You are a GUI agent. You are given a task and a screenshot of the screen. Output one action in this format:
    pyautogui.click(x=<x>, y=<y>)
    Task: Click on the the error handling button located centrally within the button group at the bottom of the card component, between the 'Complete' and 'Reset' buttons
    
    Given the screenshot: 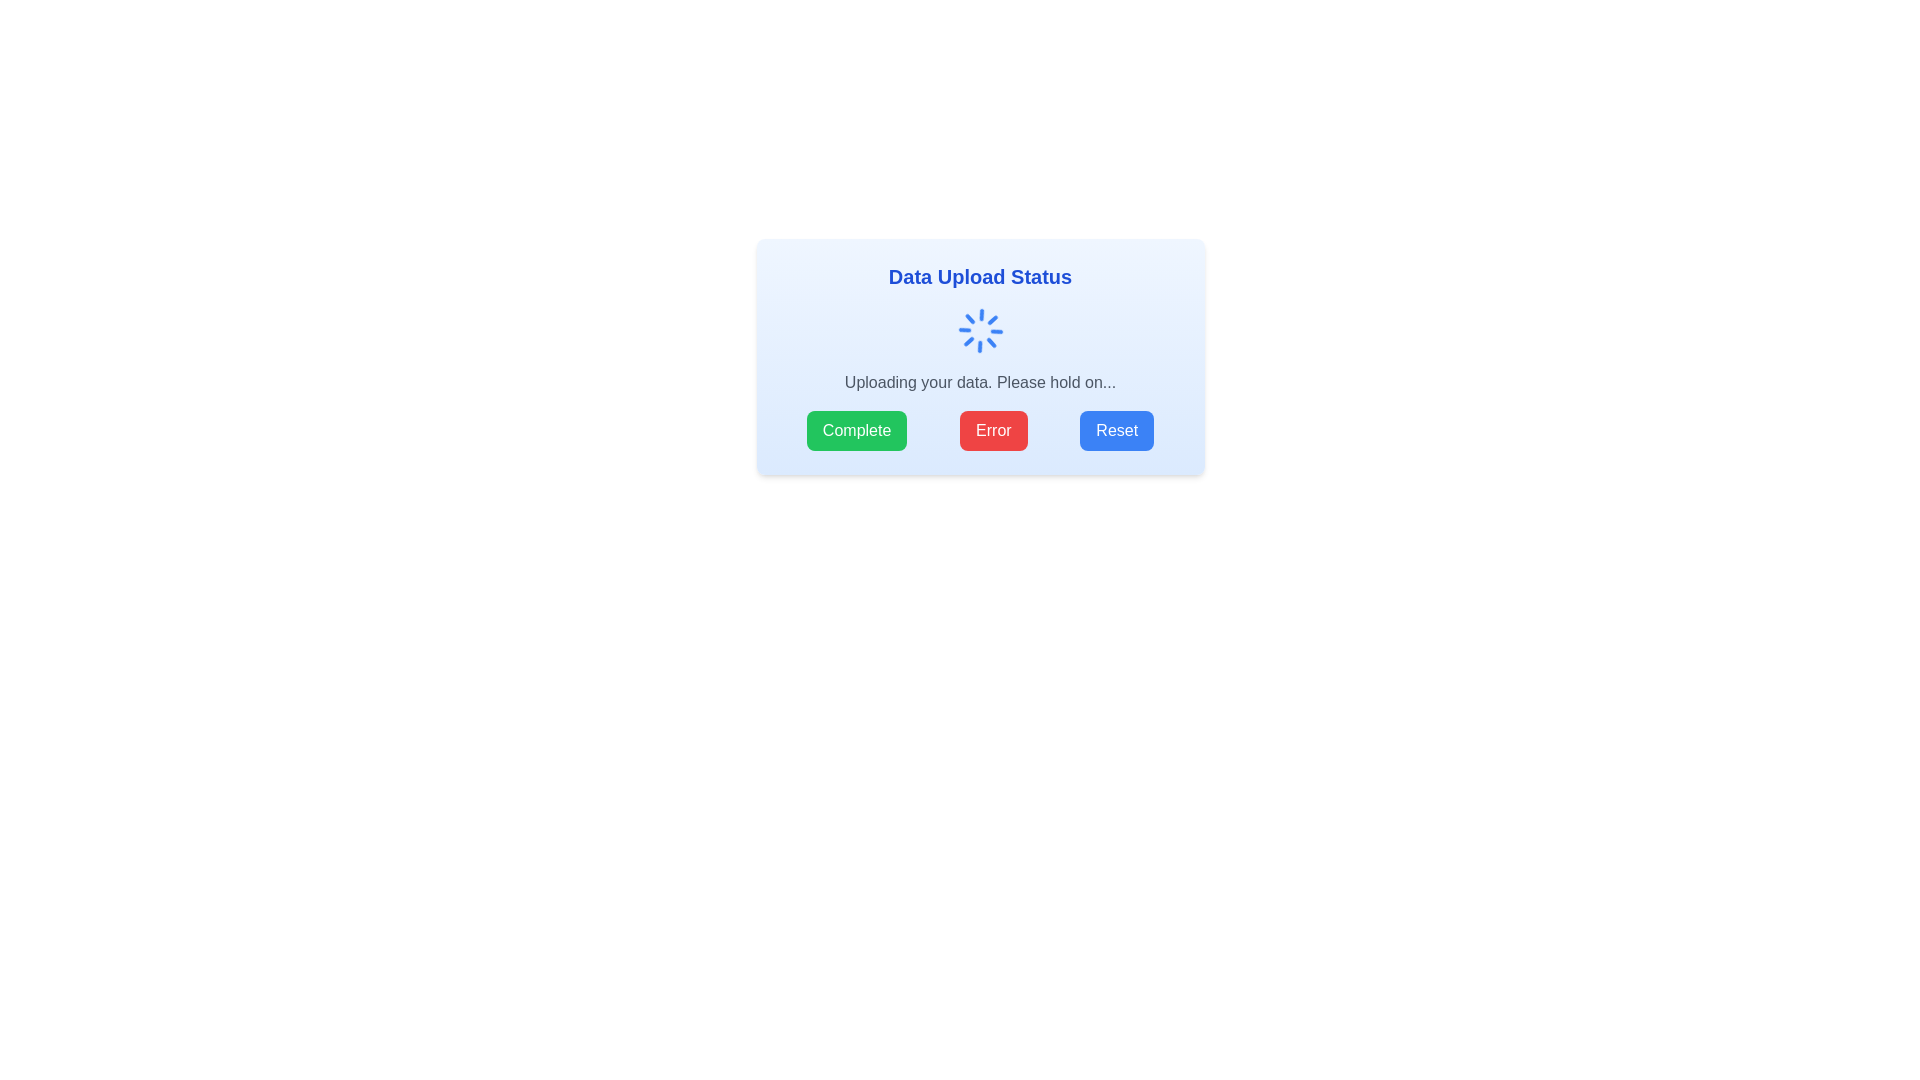 What is the action you would take?
    pyautogui.click(x=993, y=430)
    